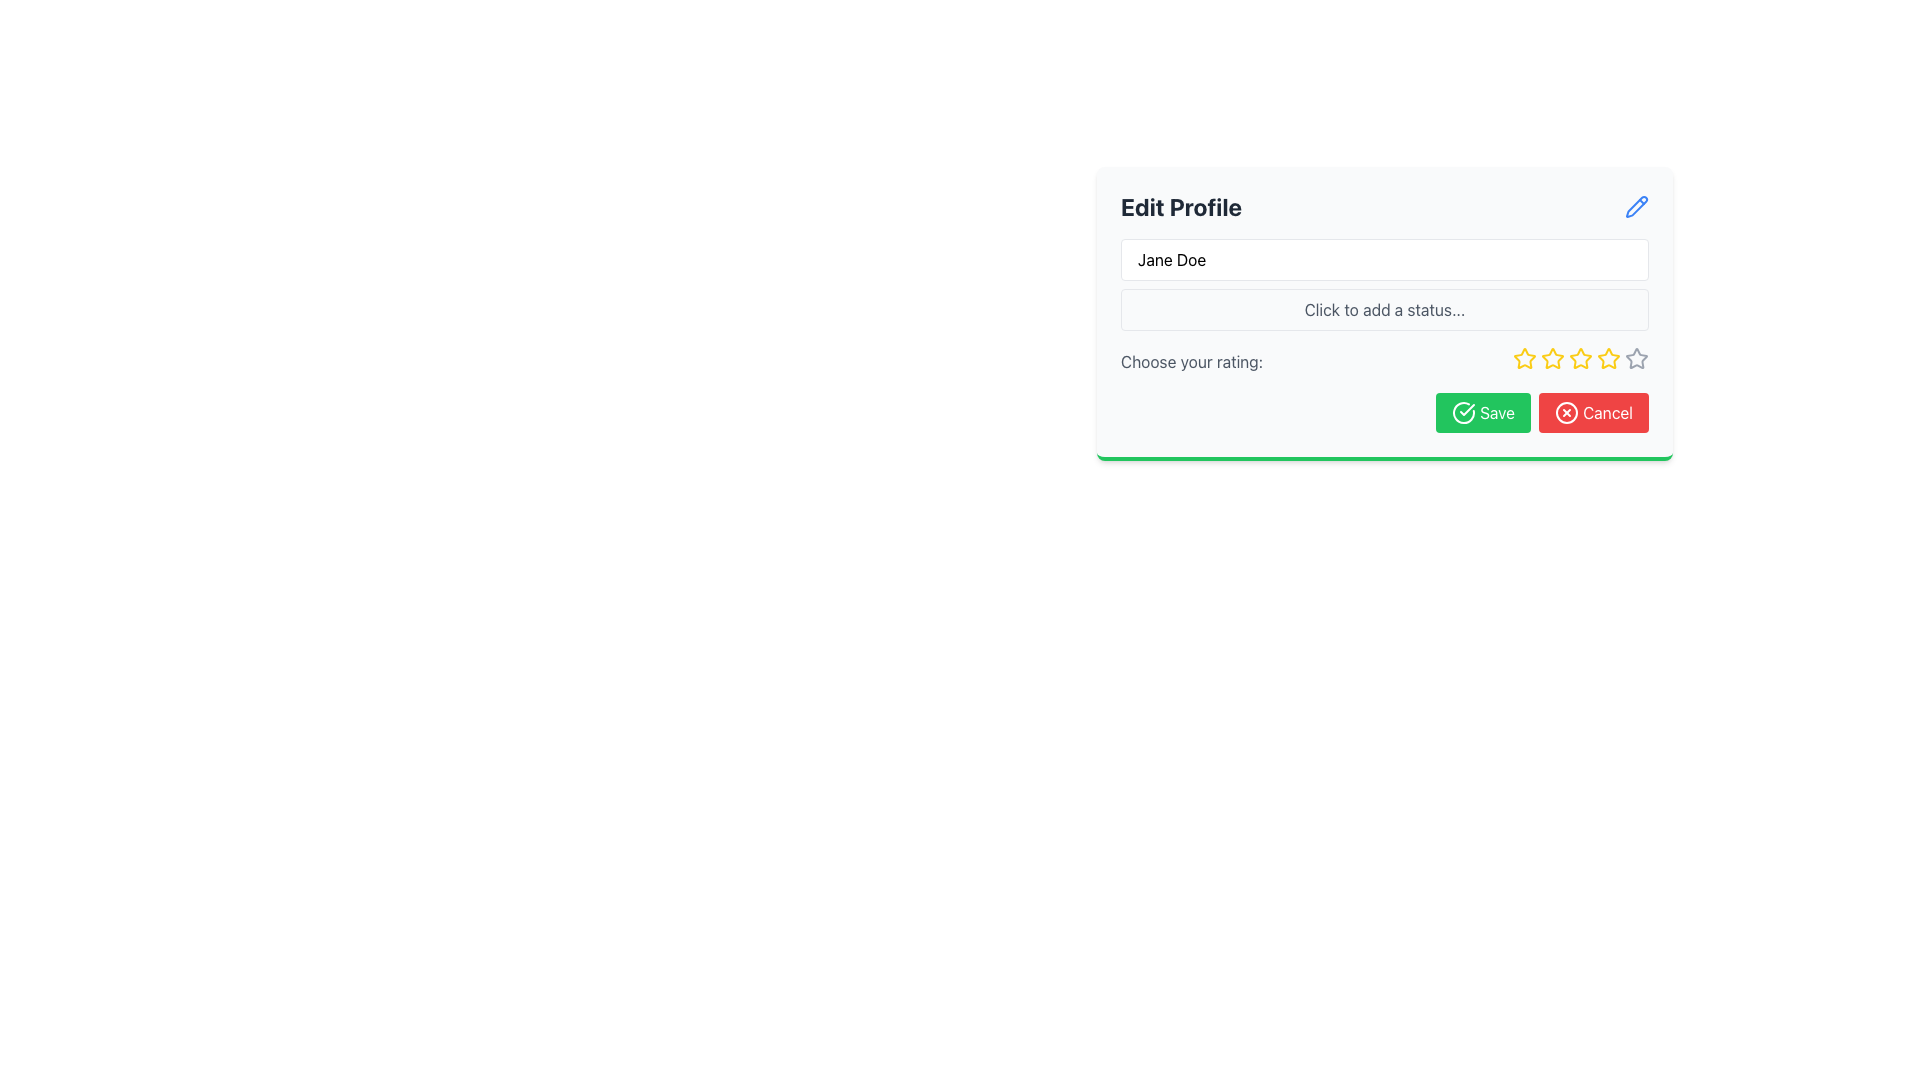  What do you see at coordinates (1636, 205) in the screenshot?
I see `the pencil icon in the top-right corner of the 'Edit Profile' box` at bounding box center [1636, 205].